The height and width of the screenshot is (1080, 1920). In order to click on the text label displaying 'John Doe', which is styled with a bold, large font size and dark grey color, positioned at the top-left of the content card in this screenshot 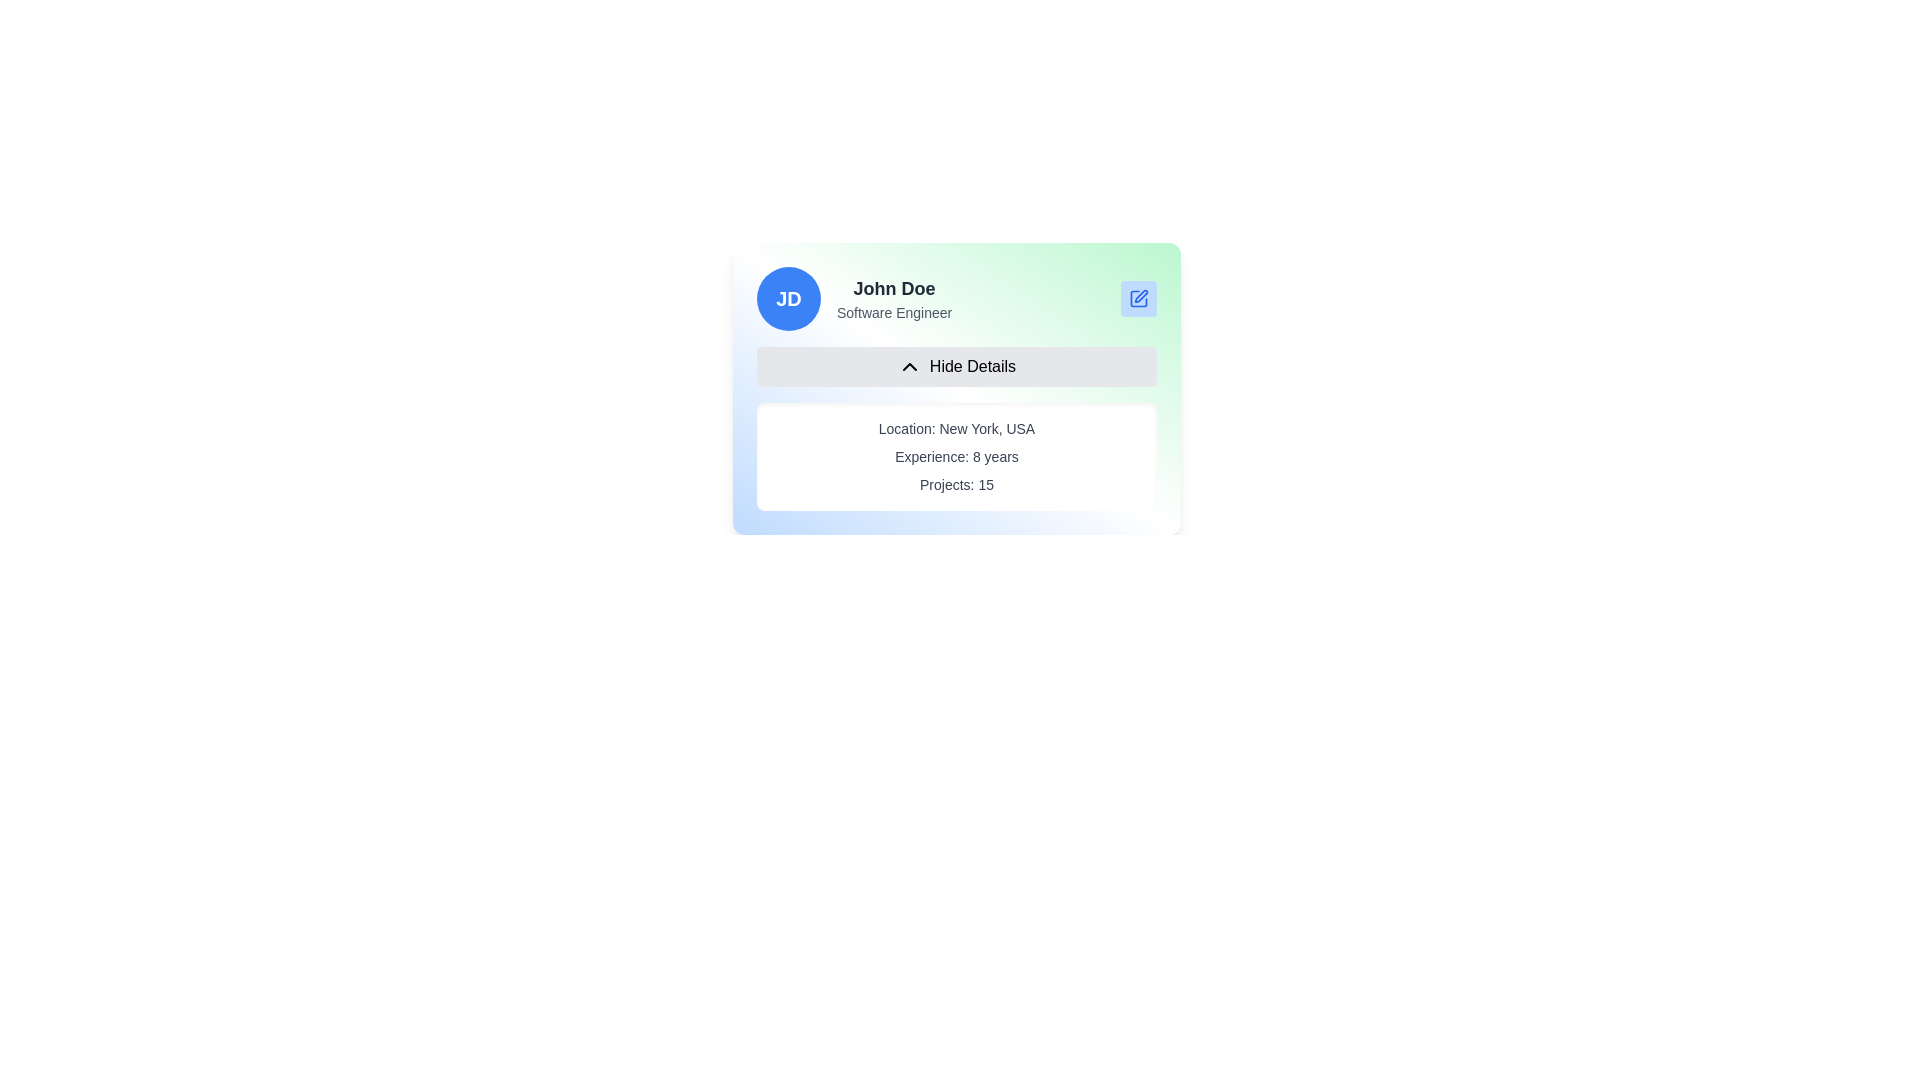, I will do `click(893, 289)`.